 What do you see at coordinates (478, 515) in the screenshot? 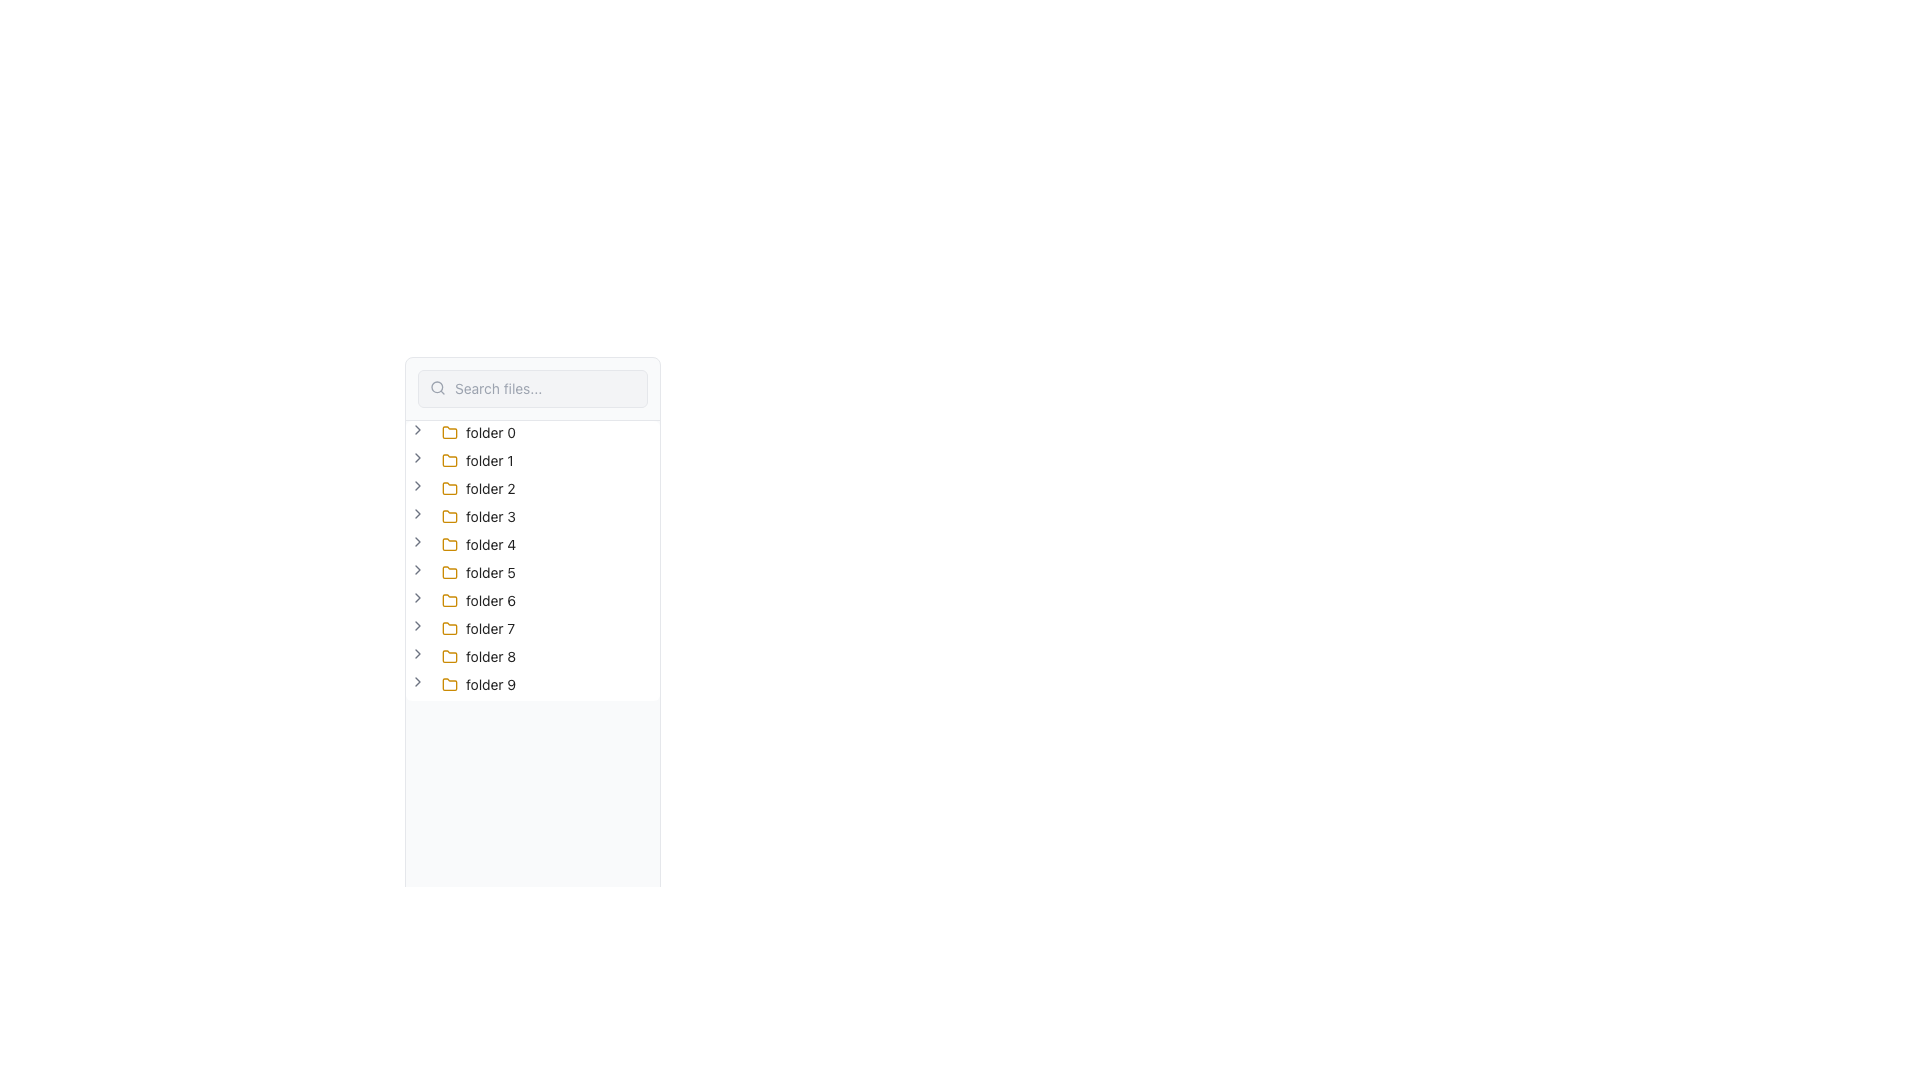
I see `on the 'folder 3' label in the left sidebar` at bounding box center [478, 515].